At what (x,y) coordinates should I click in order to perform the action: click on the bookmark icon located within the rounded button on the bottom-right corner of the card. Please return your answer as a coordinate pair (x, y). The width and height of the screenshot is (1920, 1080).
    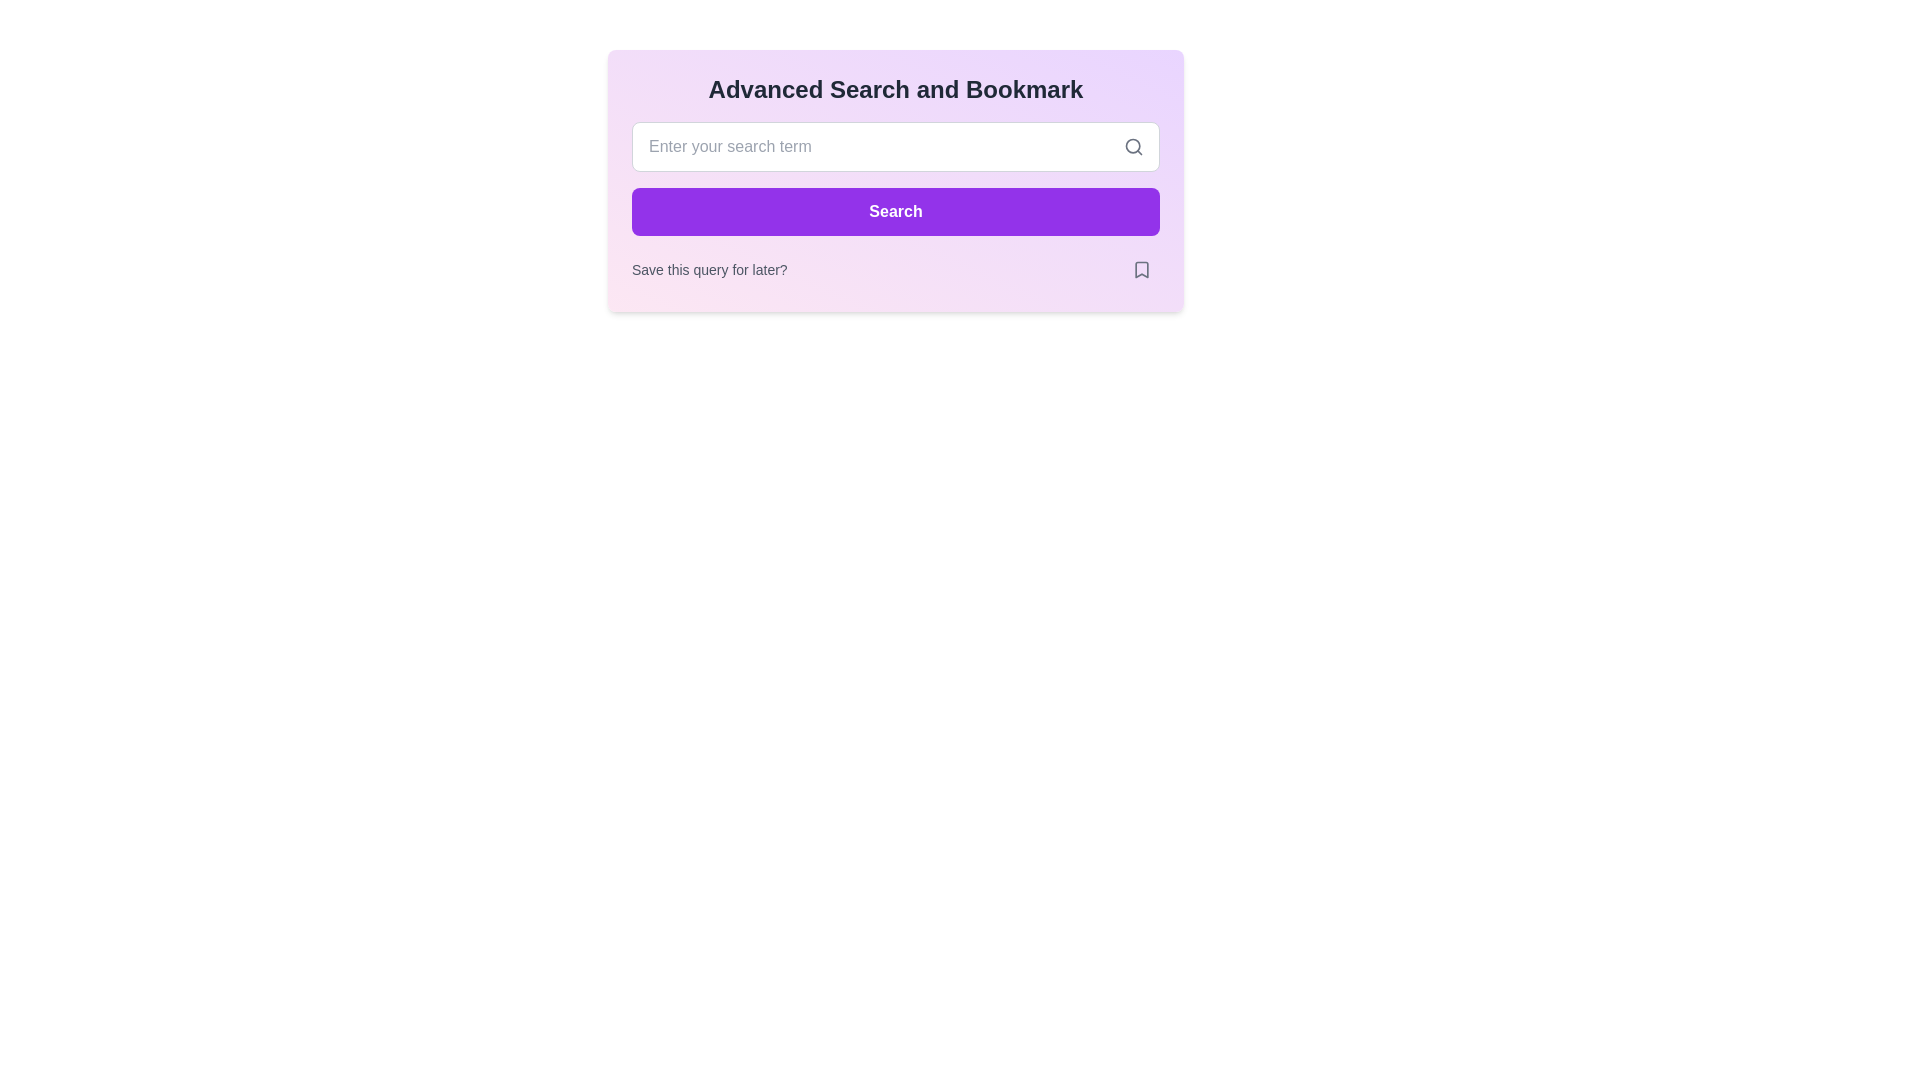
    Looking at the image, I should click on (1142, 270).